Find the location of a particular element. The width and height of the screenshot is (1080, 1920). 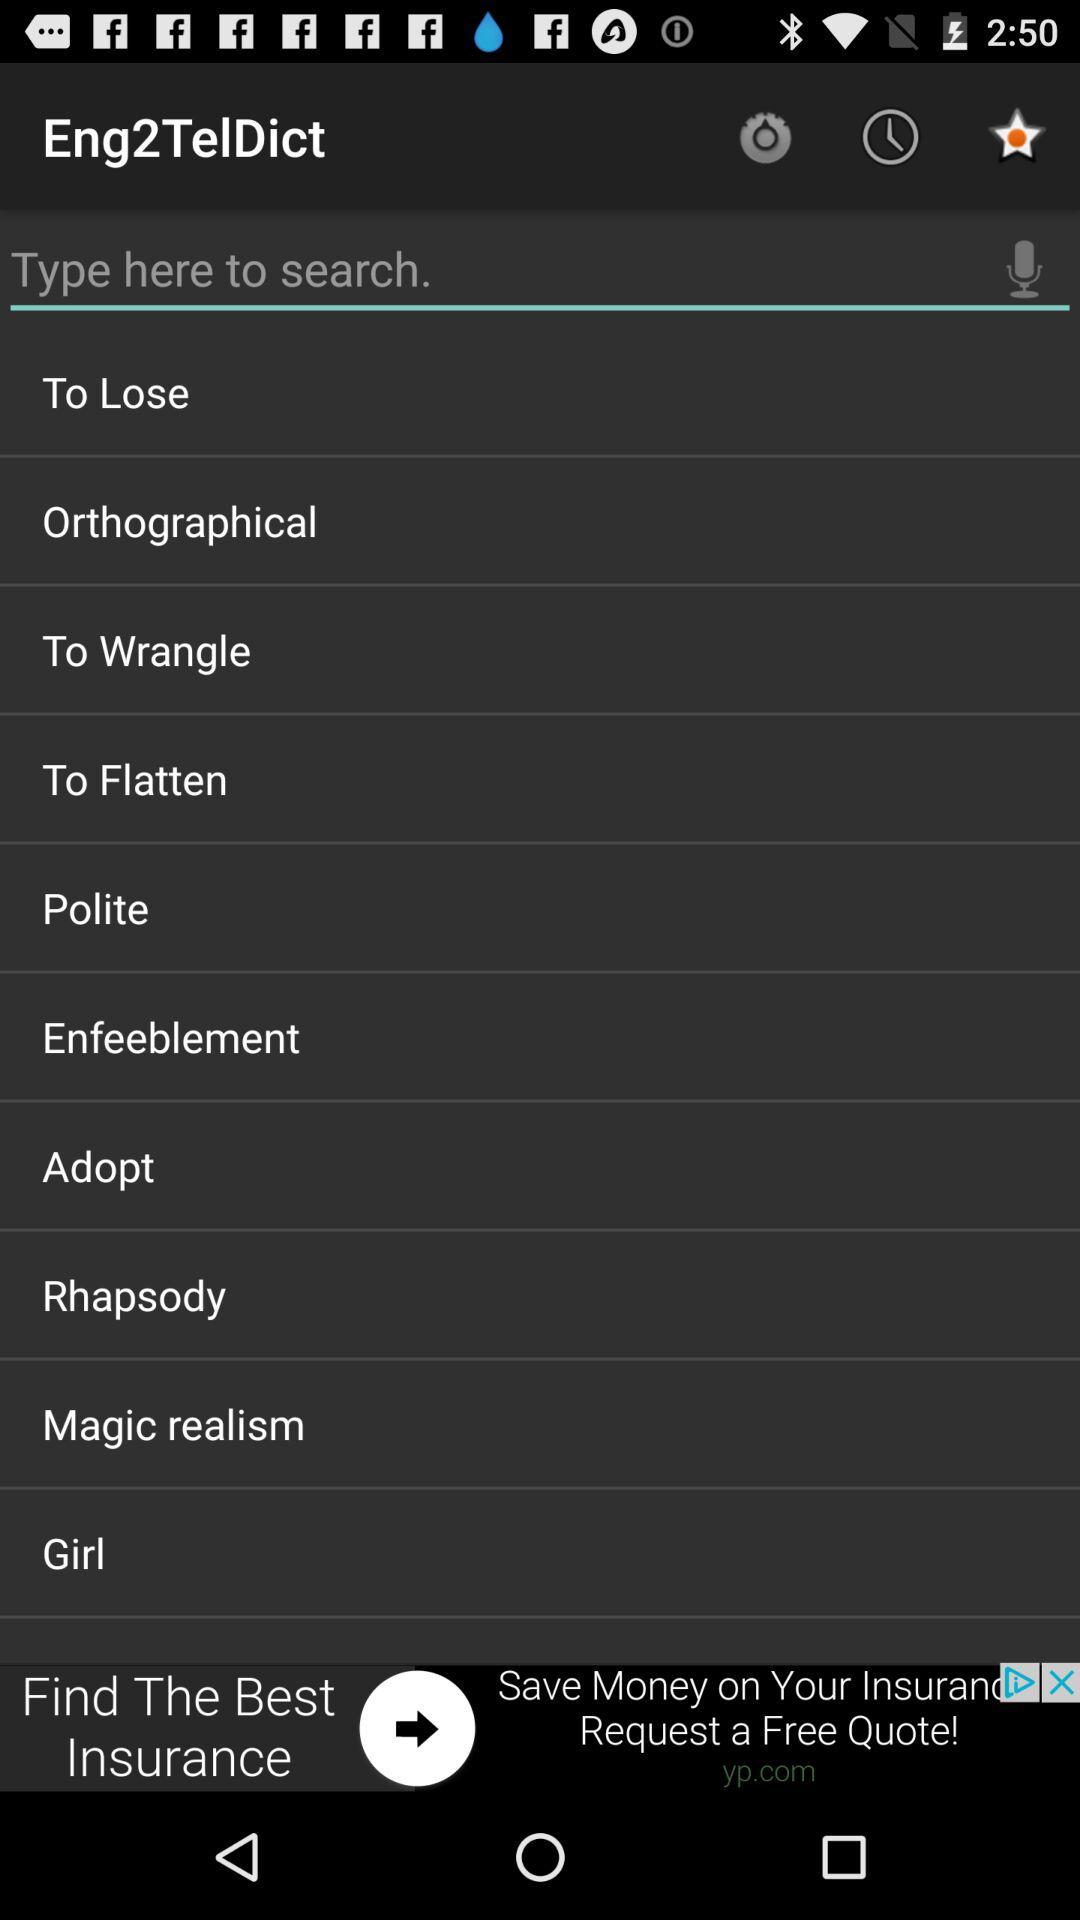

the to wrangle is located at coordinates (540, 649).